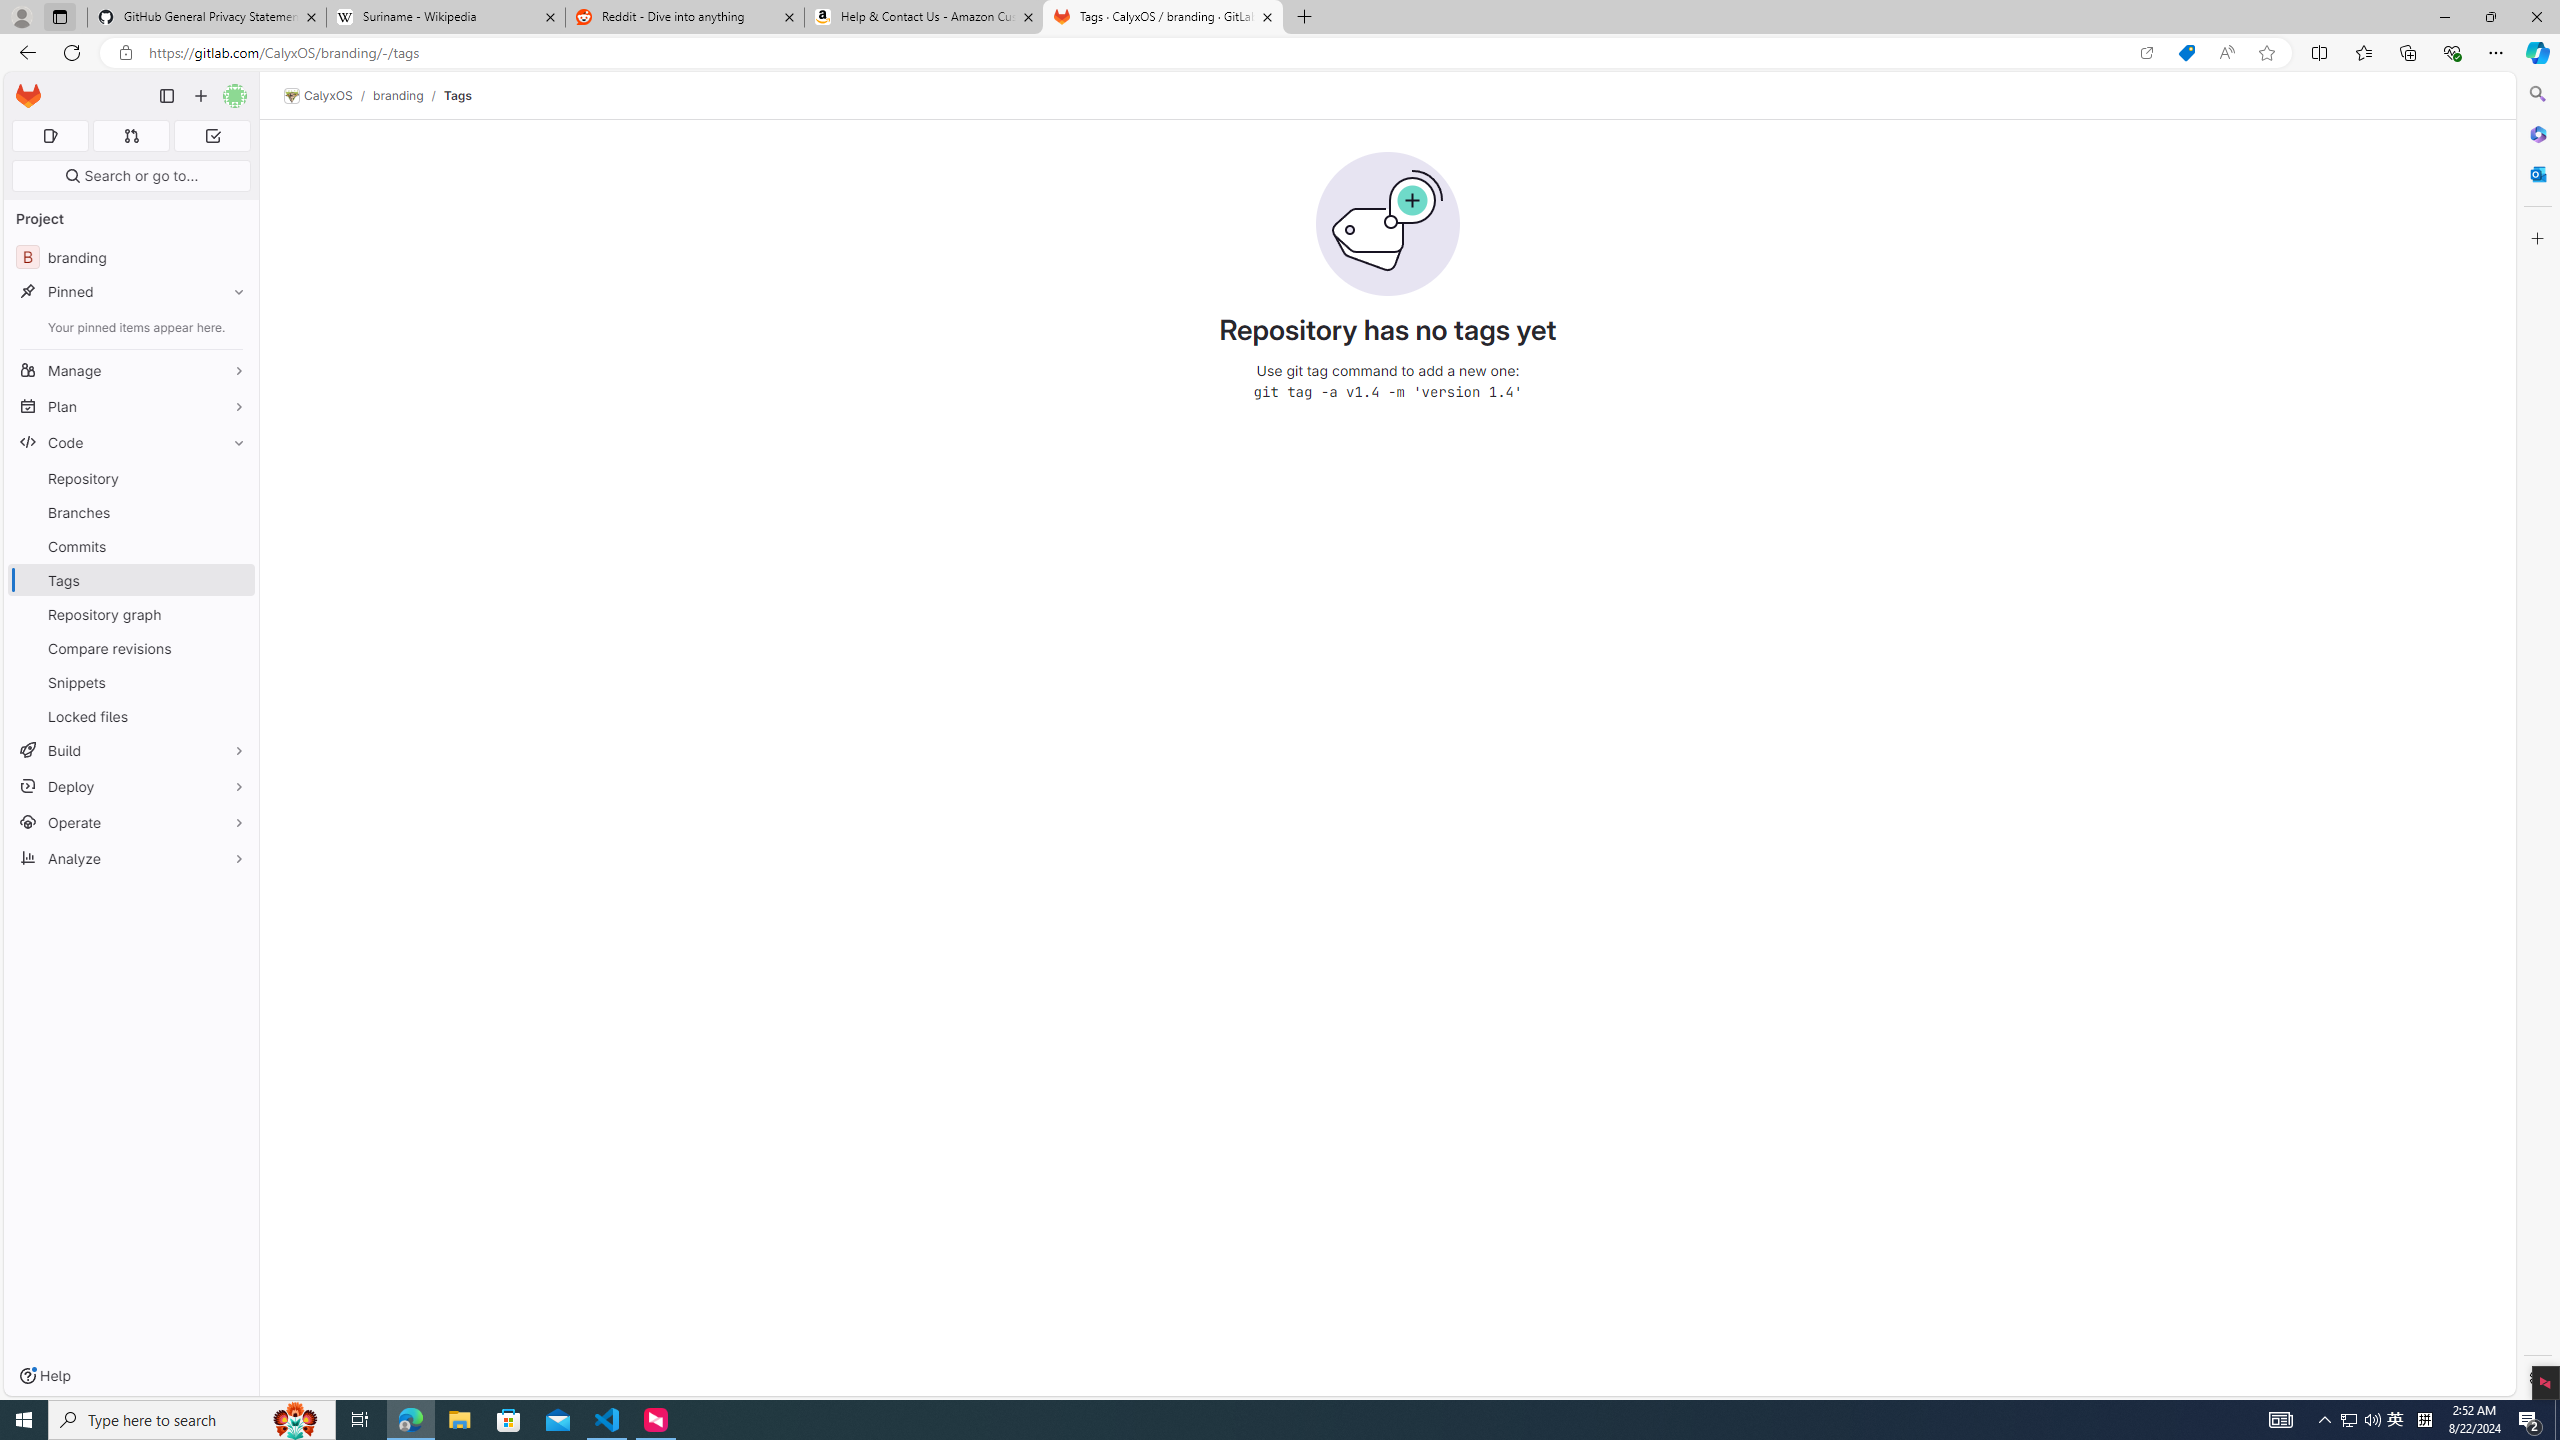 The height and width of the screenshot is (1440, 2560). I want to click on 'Help & Contact Us - Amazon Customer Service', so click(924, 16).